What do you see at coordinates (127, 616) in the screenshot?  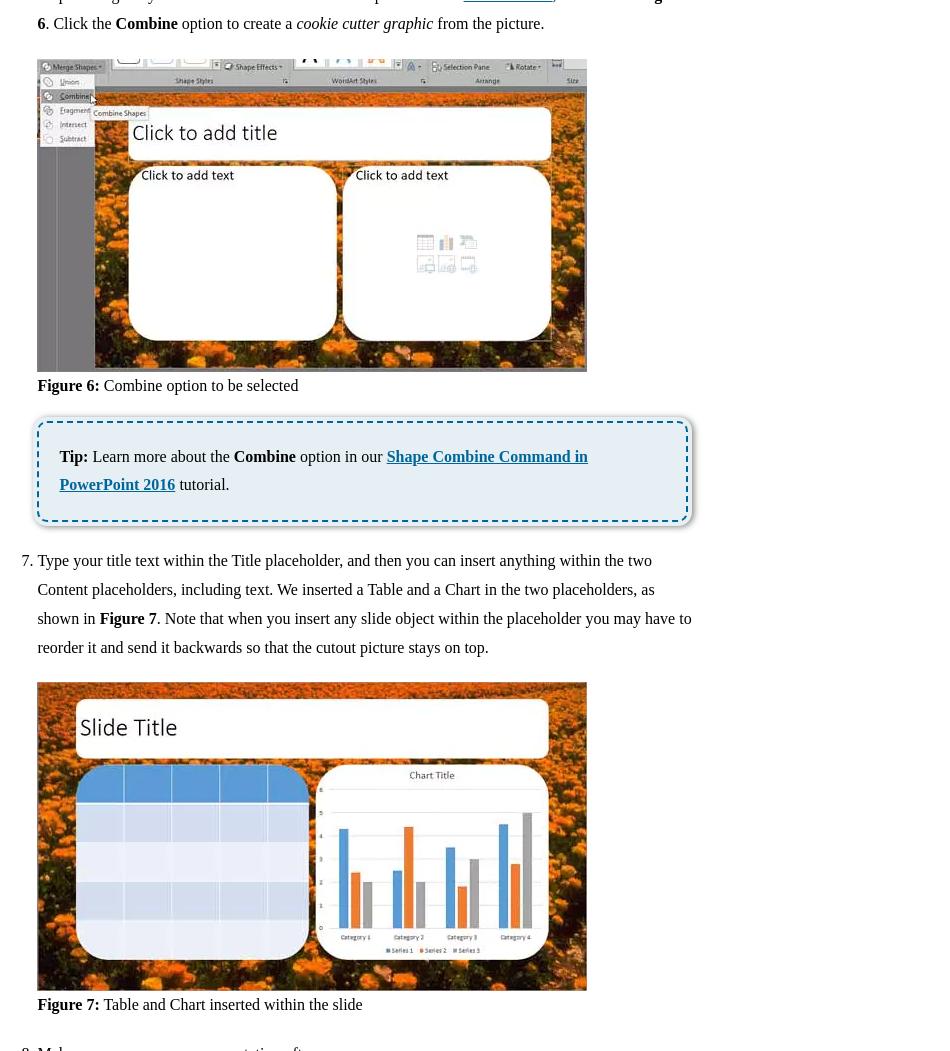 I see `'Figure 7'` at bounding box center [127, 616].